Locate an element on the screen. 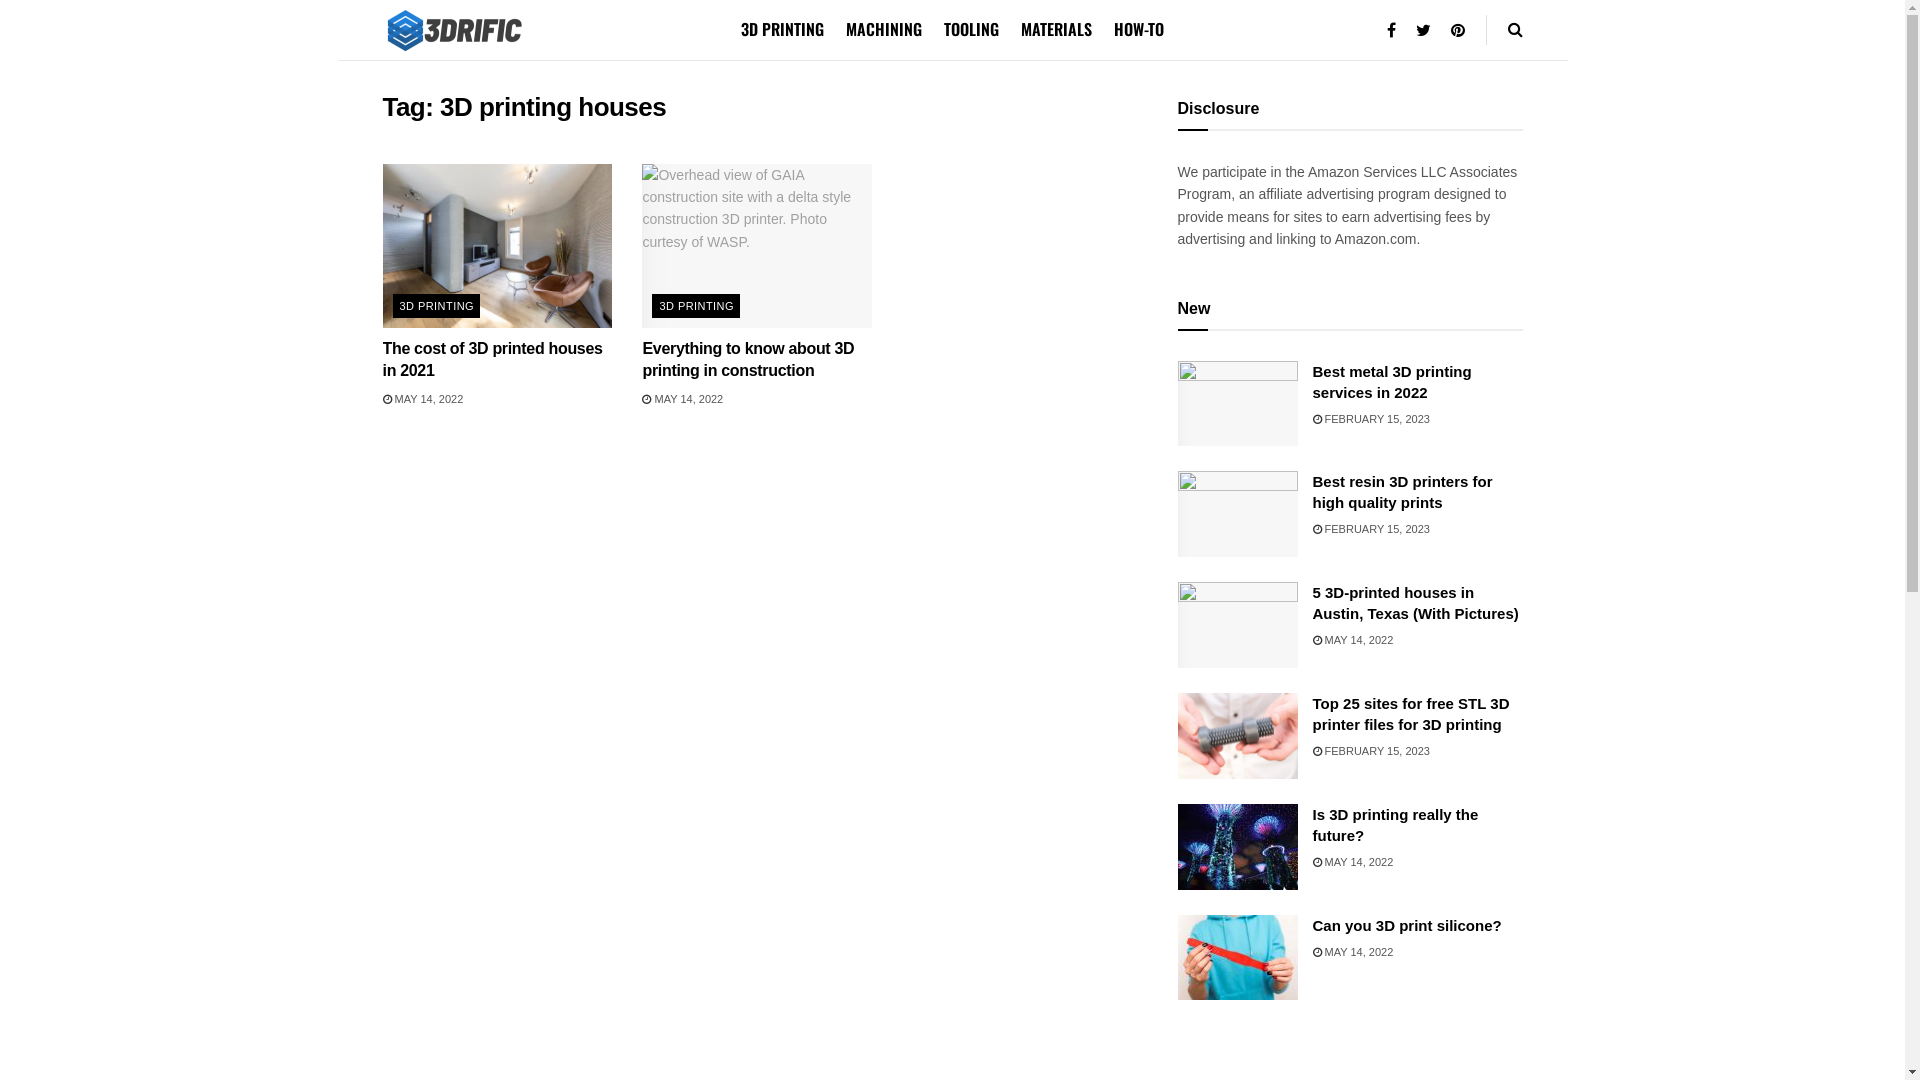 Image resolution: width=1920 pixels, height=1080 pixels. '3D PRINTING' is located at coordinates (696, 305).